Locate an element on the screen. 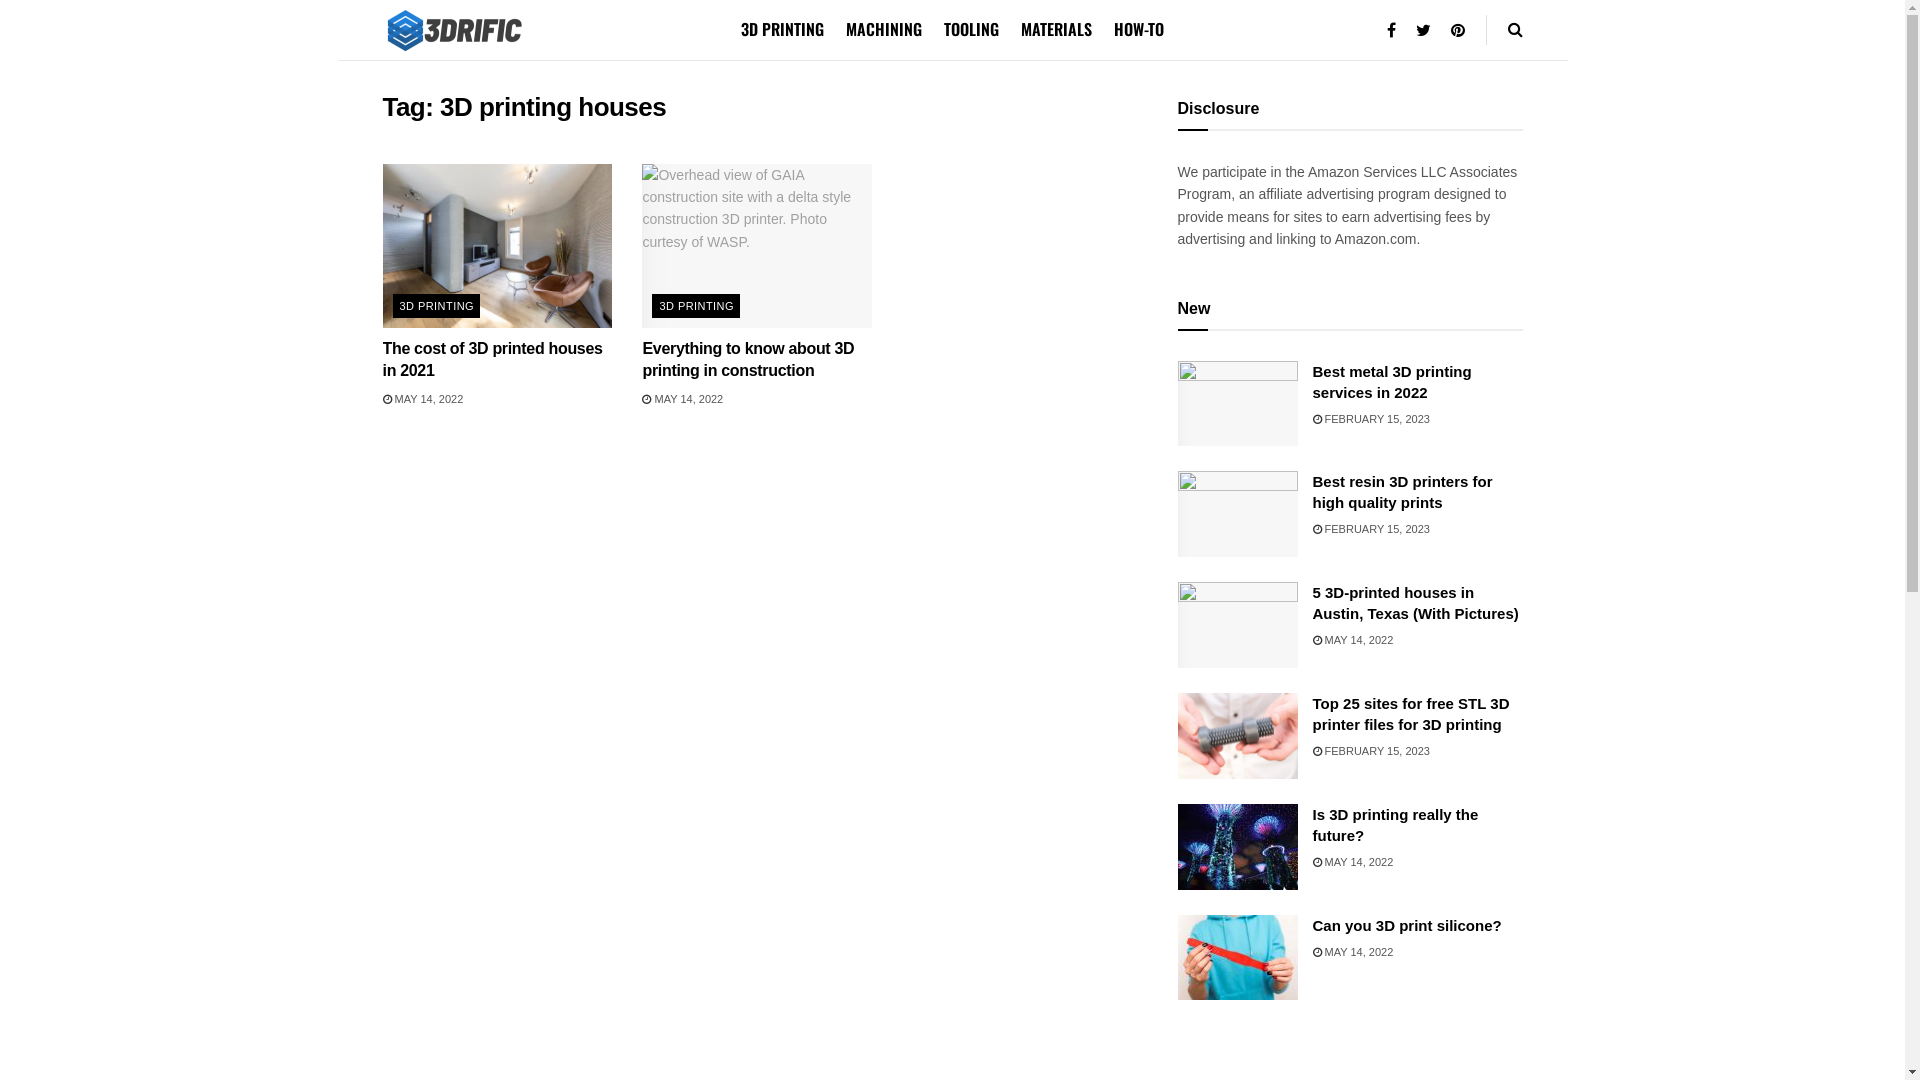 Image resolution: width=1920 pixels, height=1080 pixels. '3D PRINTING' is located at coordinates (696, 305).